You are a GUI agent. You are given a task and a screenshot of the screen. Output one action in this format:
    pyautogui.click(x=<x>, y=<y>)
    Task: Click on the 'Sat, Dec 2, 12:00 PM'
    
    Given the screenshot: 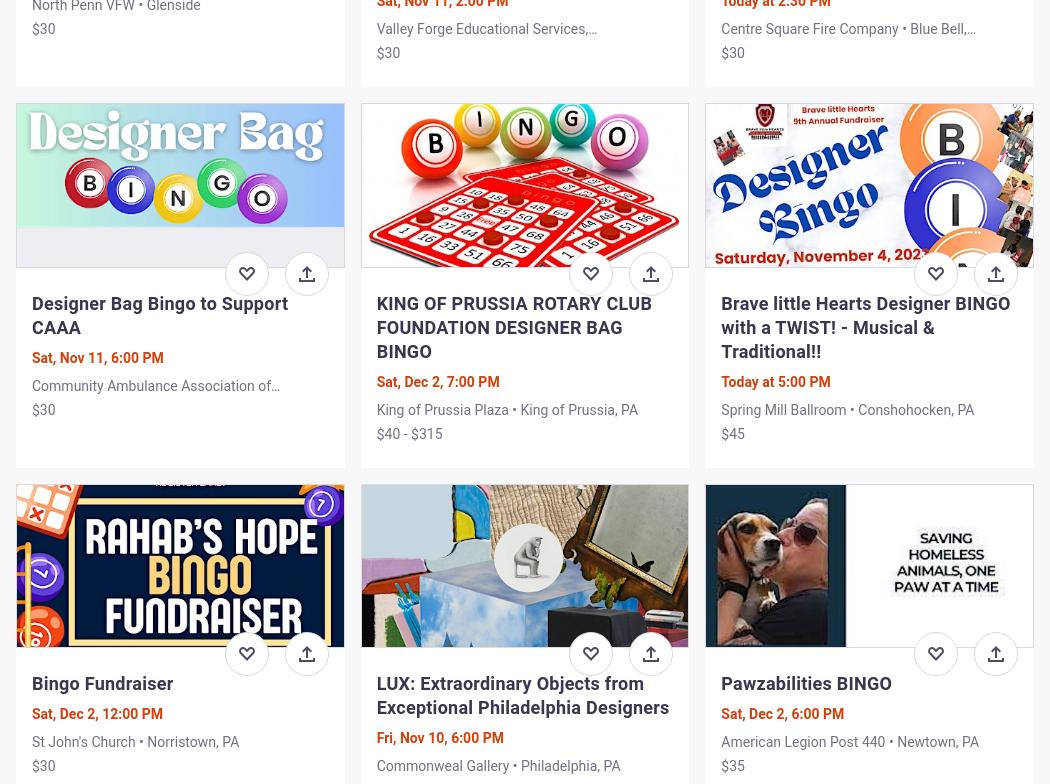 What is the action you would take?
    pyautogui.click(x=97, y=712)
    